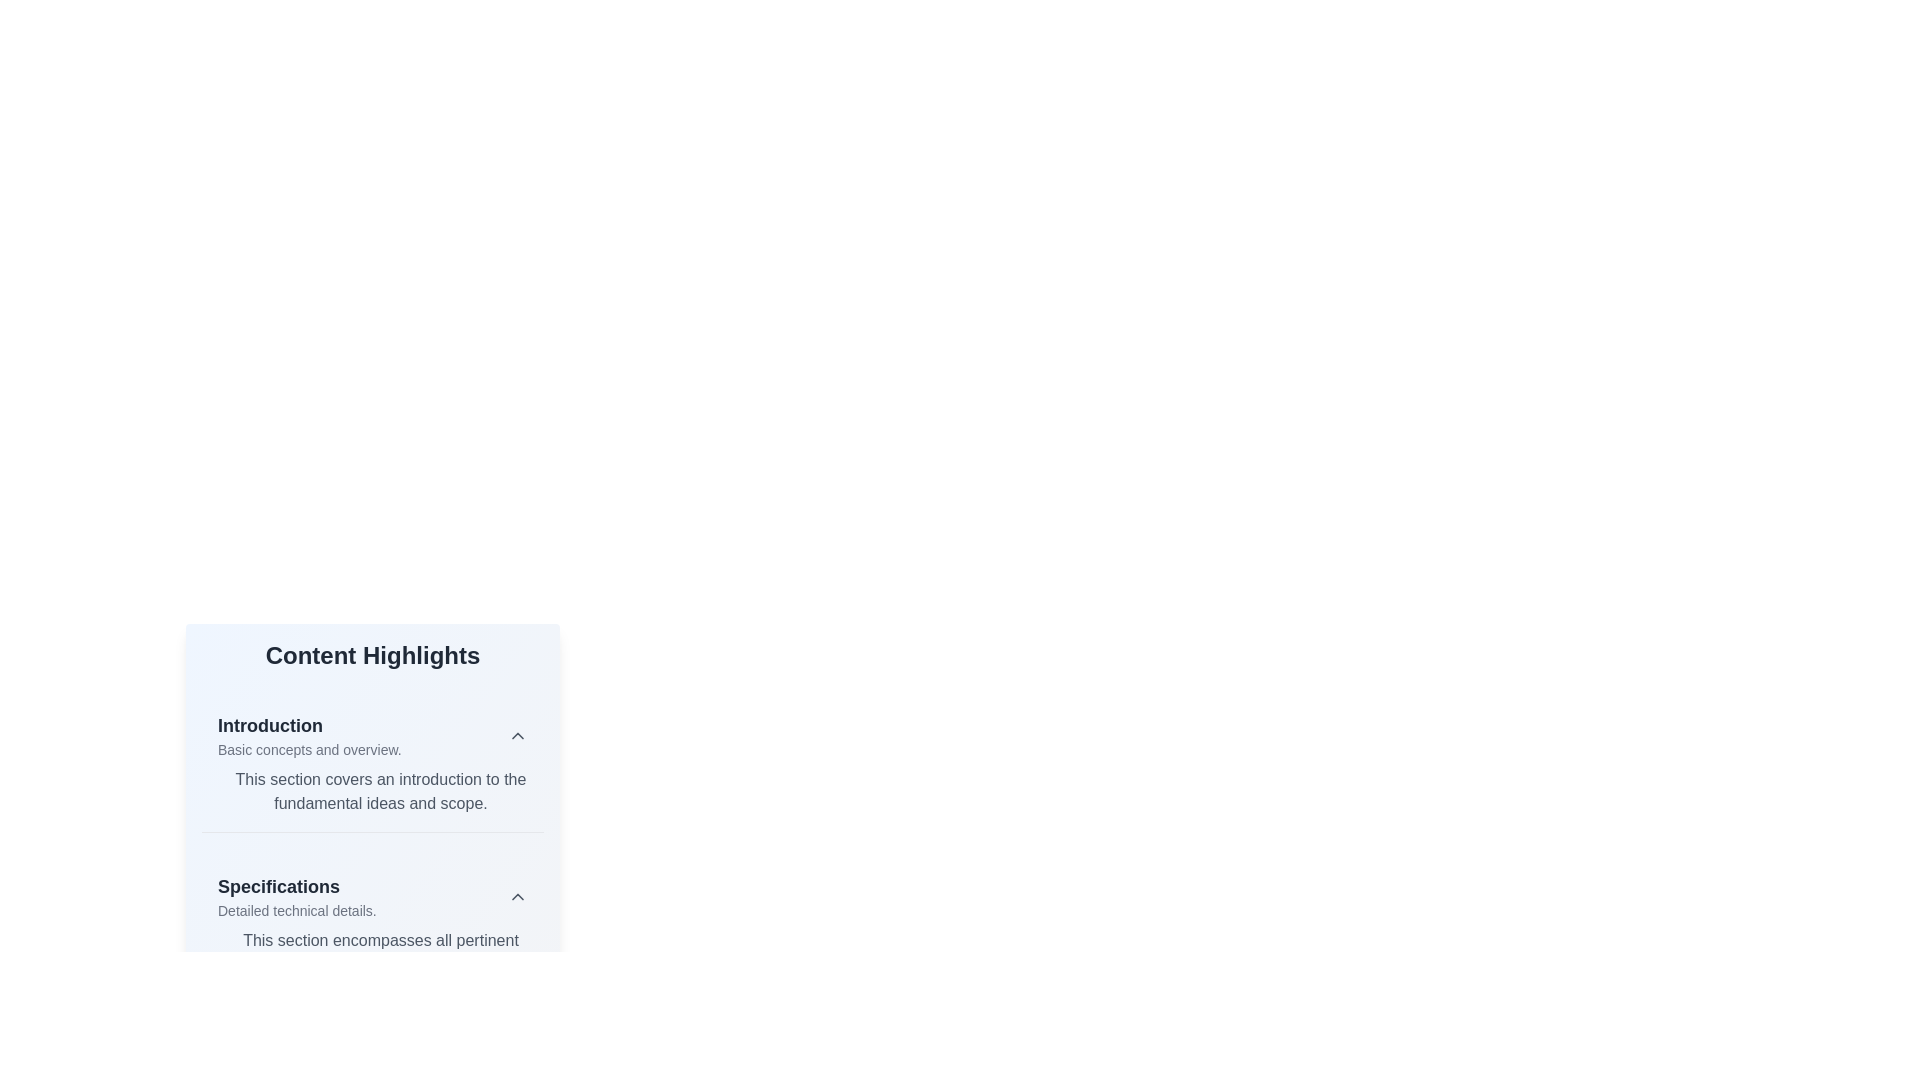  Describe the element at coordinates (296, 886) in the screenshot. I see `the 'Specifications' text label, which is bold and large, positioned above its associated description in the 'Content Highlights' section` at that location.